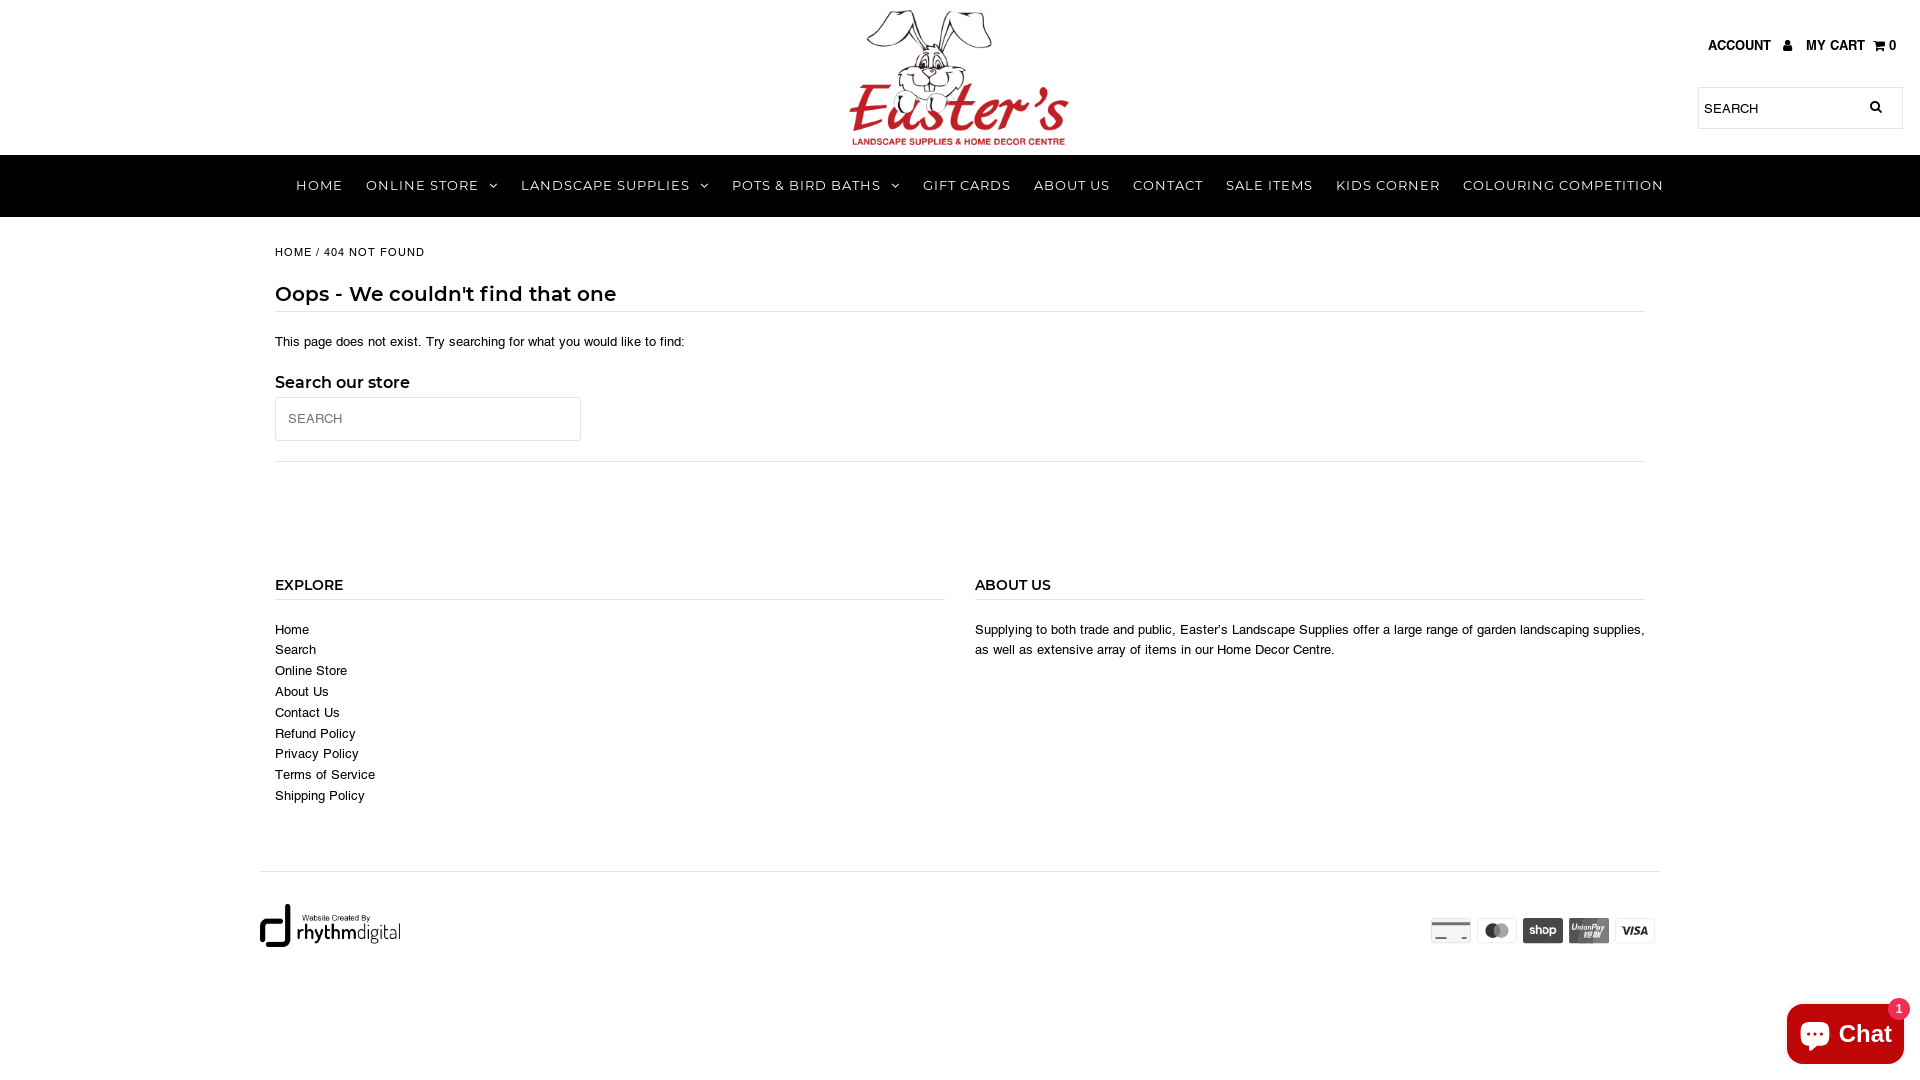 The image size is (1920, 1080). What do you see at coordinates (273, 690) in the screenshot?
I see `'About Us'` at bounding box center [273, 690].